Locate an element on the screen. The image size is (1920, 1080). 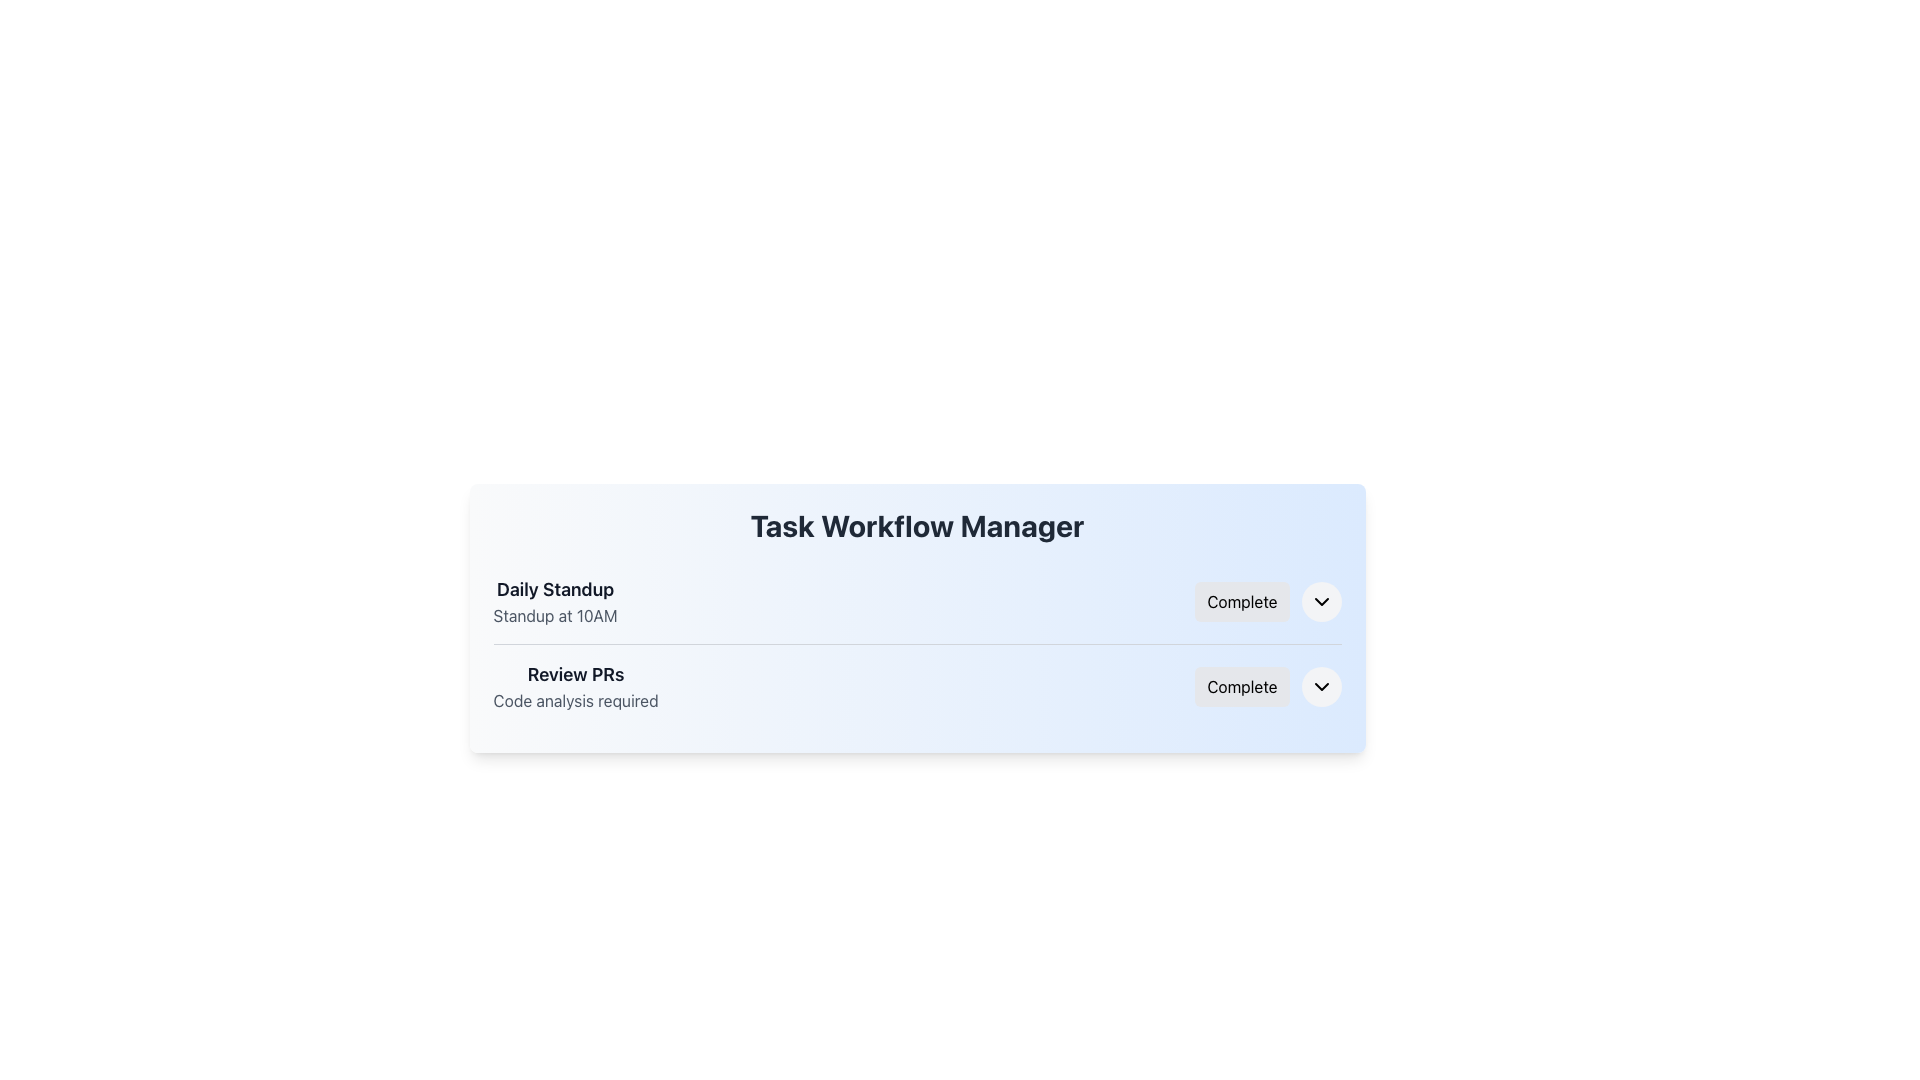
the 'Complete' Dropdown Trigger button, which is a rectangular button with a light gray background and a downward-pointing chevron icon is located at coordinates (1267, 600).